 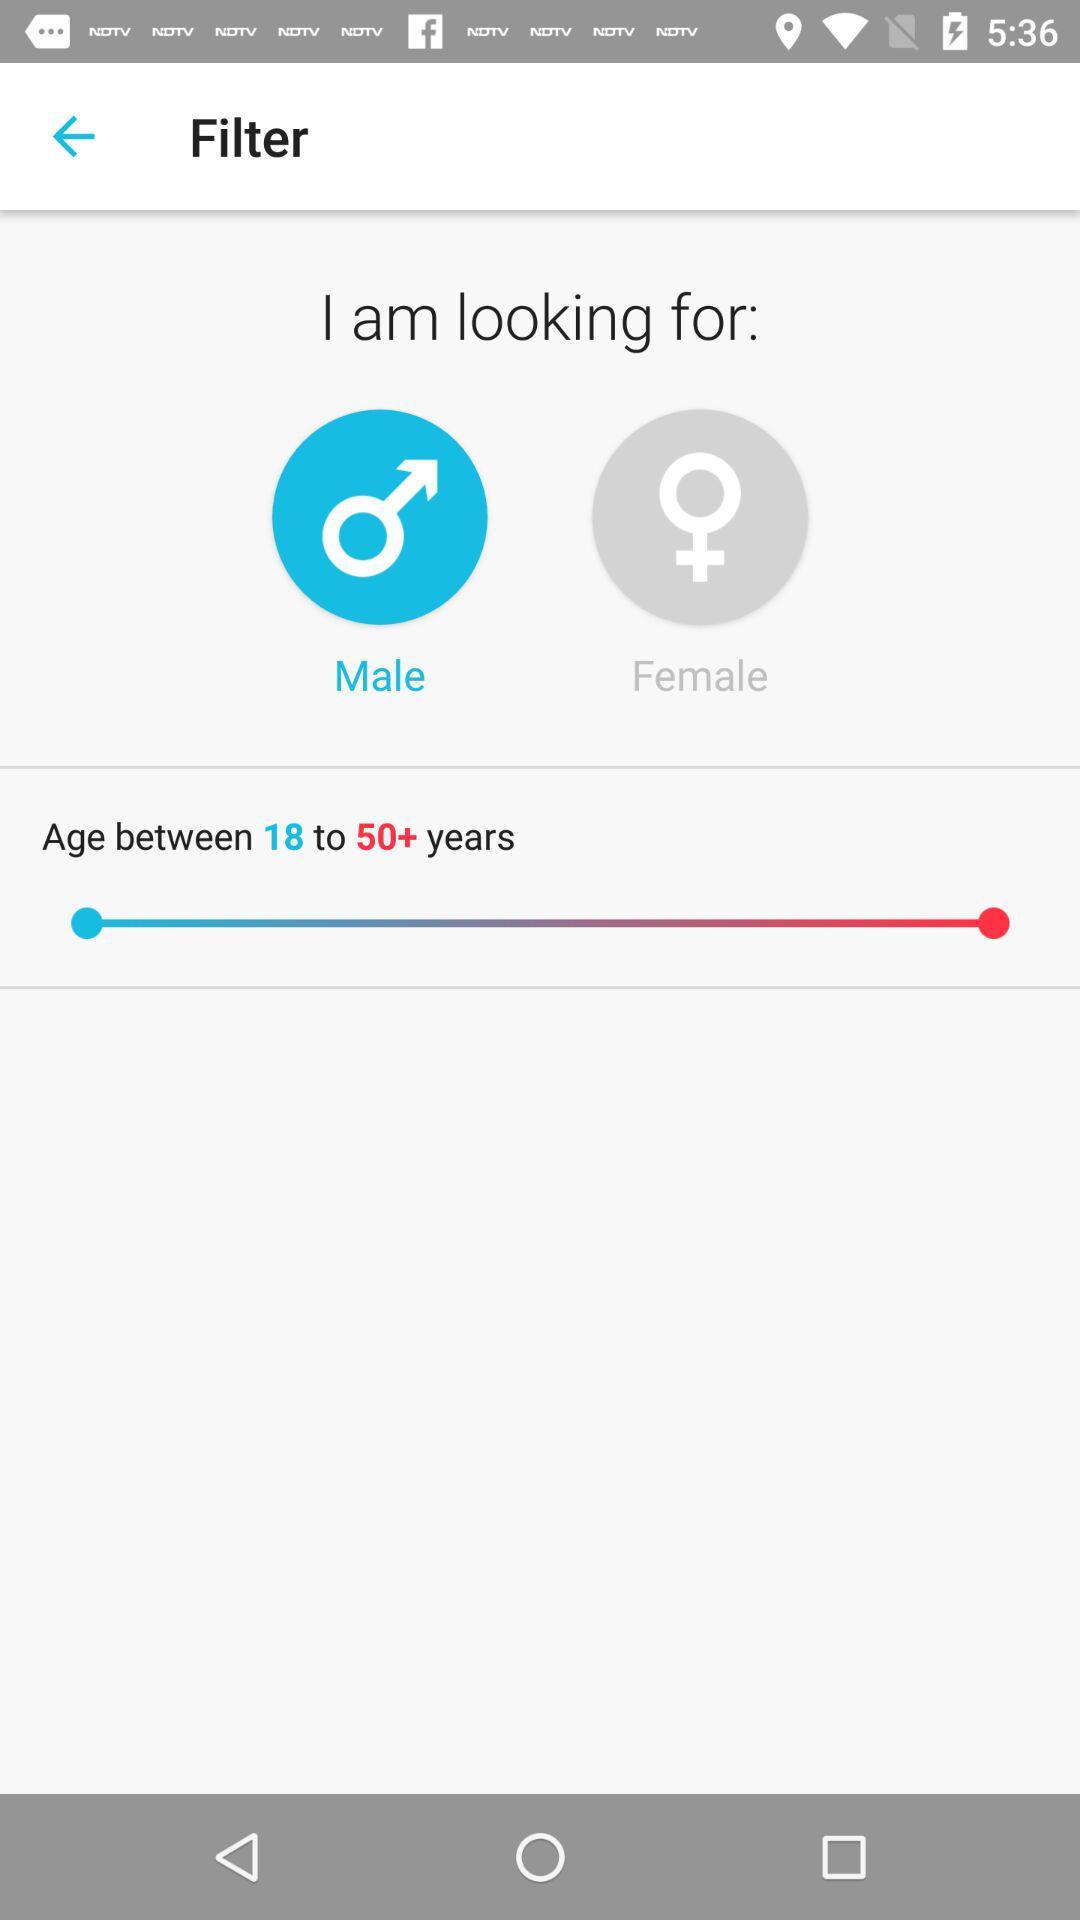 What do you see at coordinates (72, 135) in the screenshot?
I see `icon next to the filter icon` at bounding box center [72, 135].